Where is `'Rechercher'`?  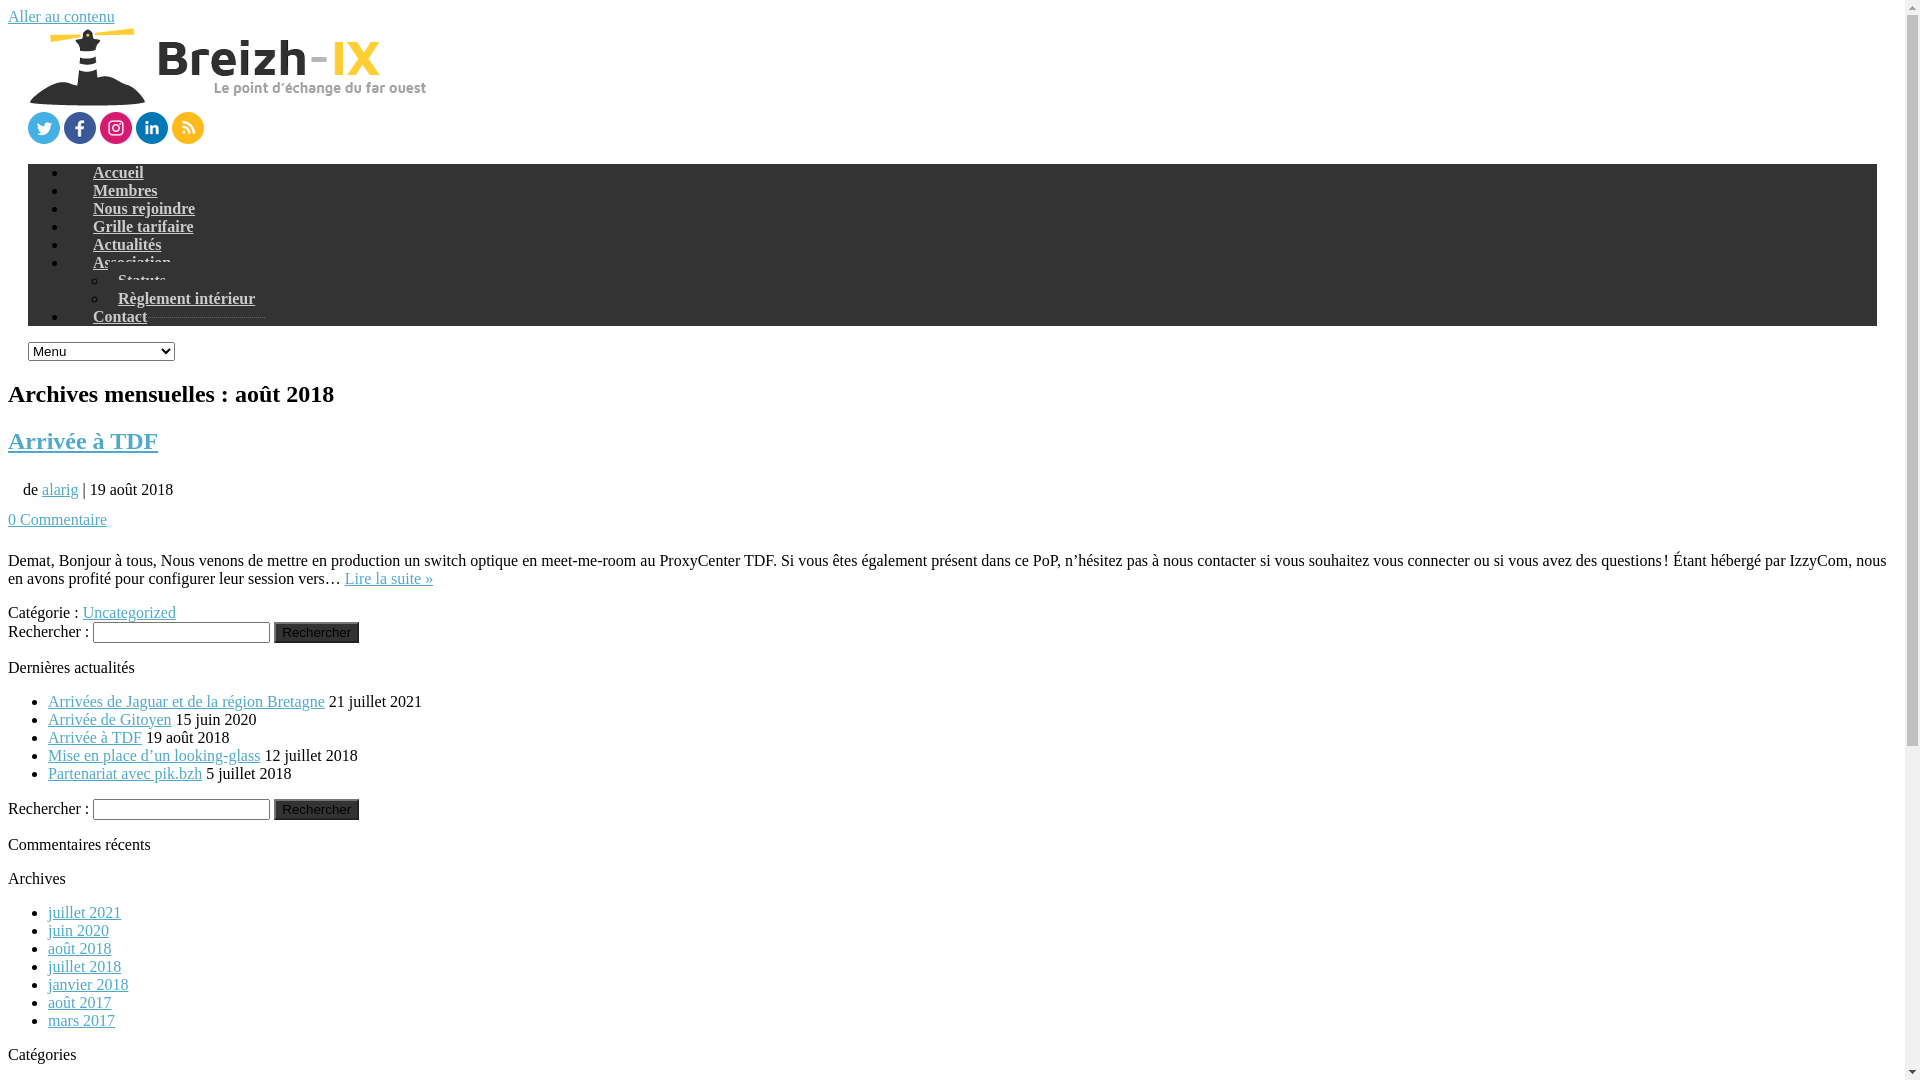
'Rechercher' is located at coordinates (315, 632).